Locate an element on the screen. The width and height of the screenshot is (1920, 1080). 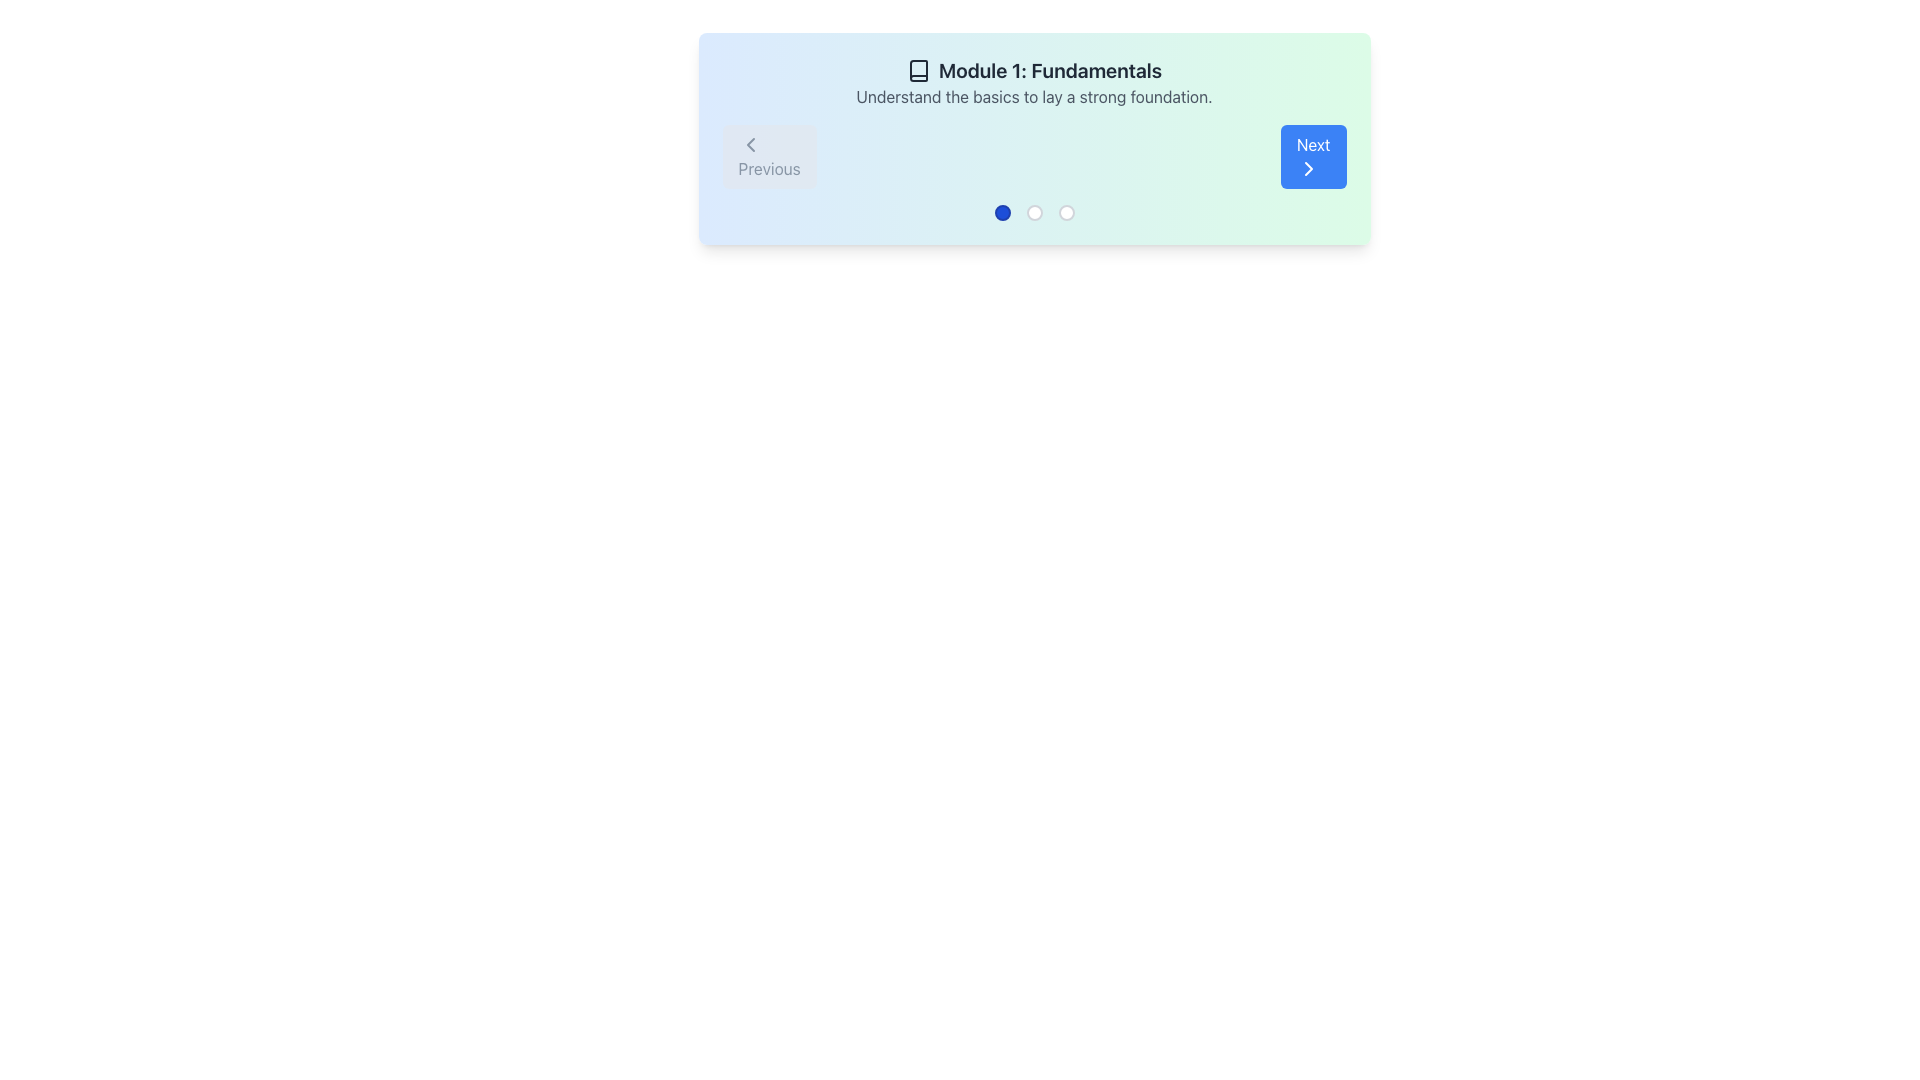
the heading text that indicates the title or topic of the displayed module, which is located after a small book icon and is centered within the card's layout is located at coordinates (1049, 69).